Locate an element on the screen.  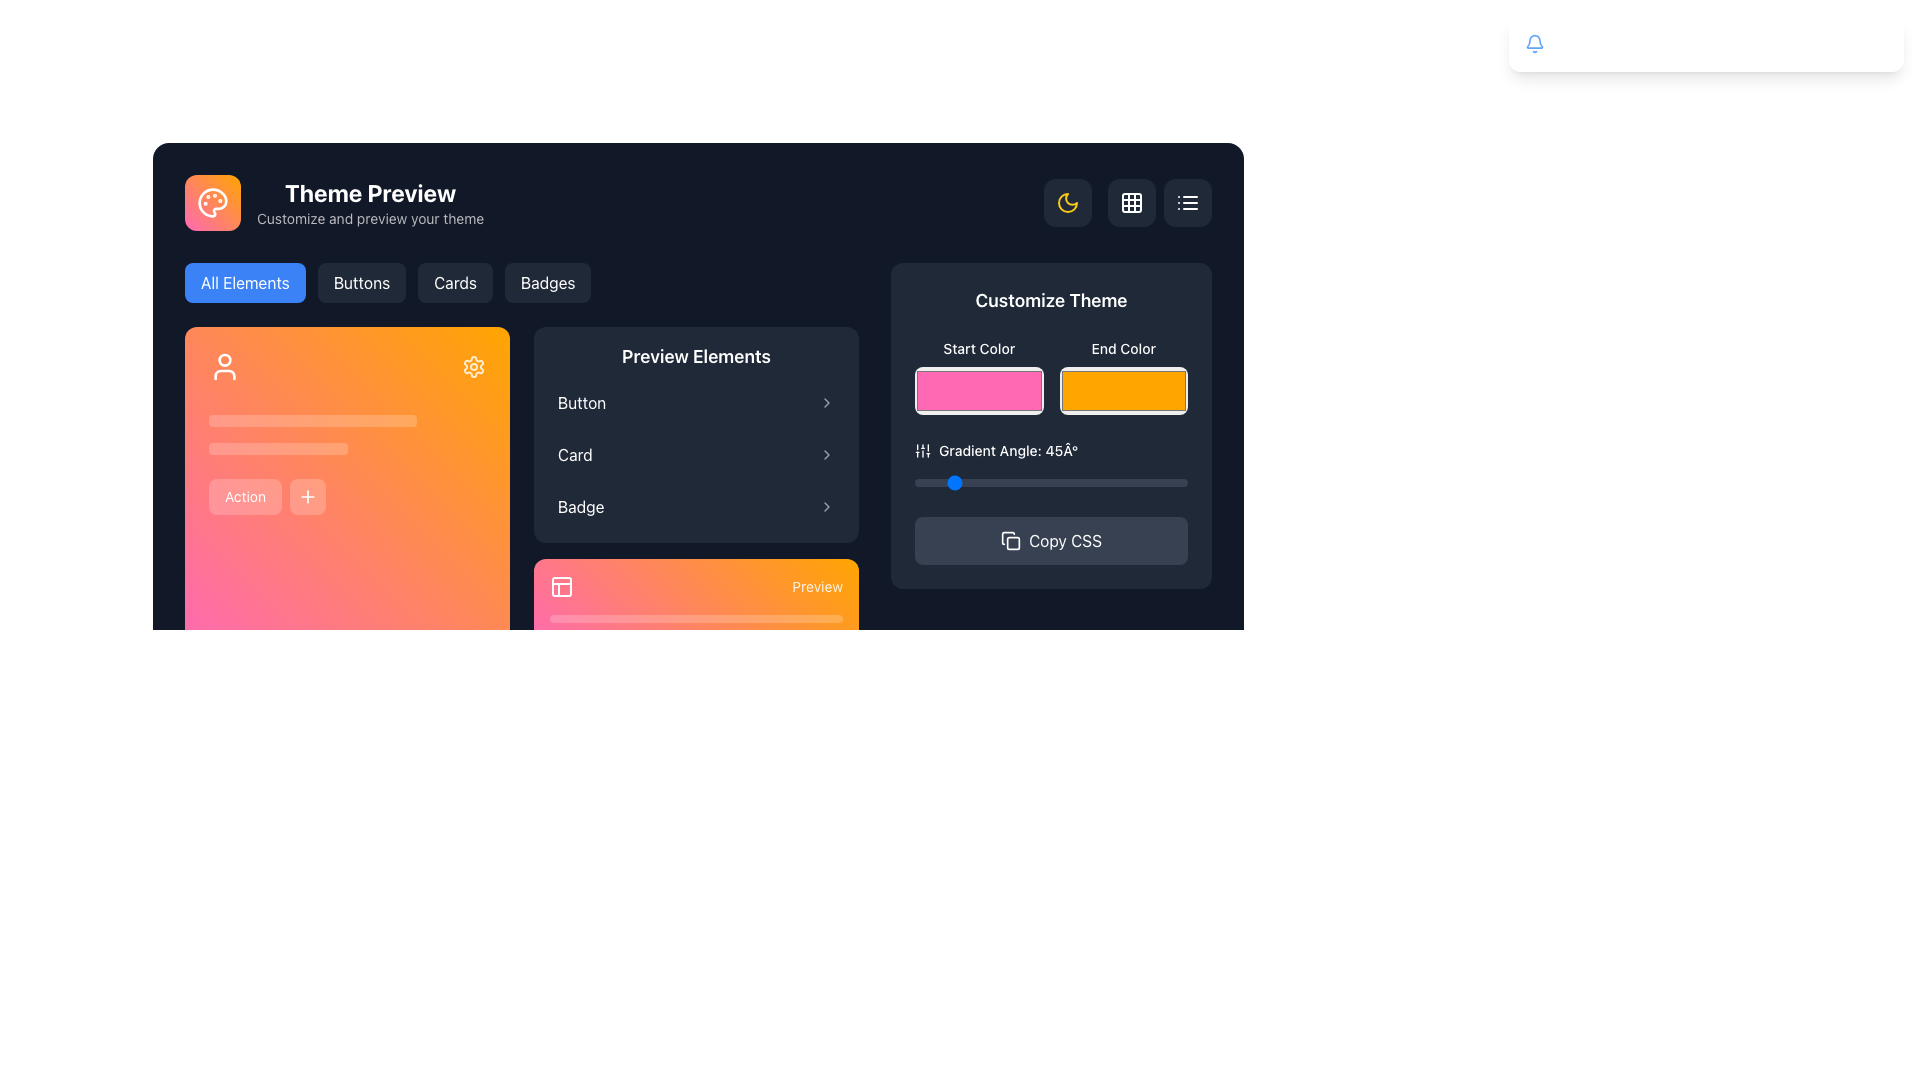
the thin horizontal Progress Bar or Divider located near the bottom center of the UI layout, which has rounded ends and a partially transparent white background is located at coordinates (696, 617).